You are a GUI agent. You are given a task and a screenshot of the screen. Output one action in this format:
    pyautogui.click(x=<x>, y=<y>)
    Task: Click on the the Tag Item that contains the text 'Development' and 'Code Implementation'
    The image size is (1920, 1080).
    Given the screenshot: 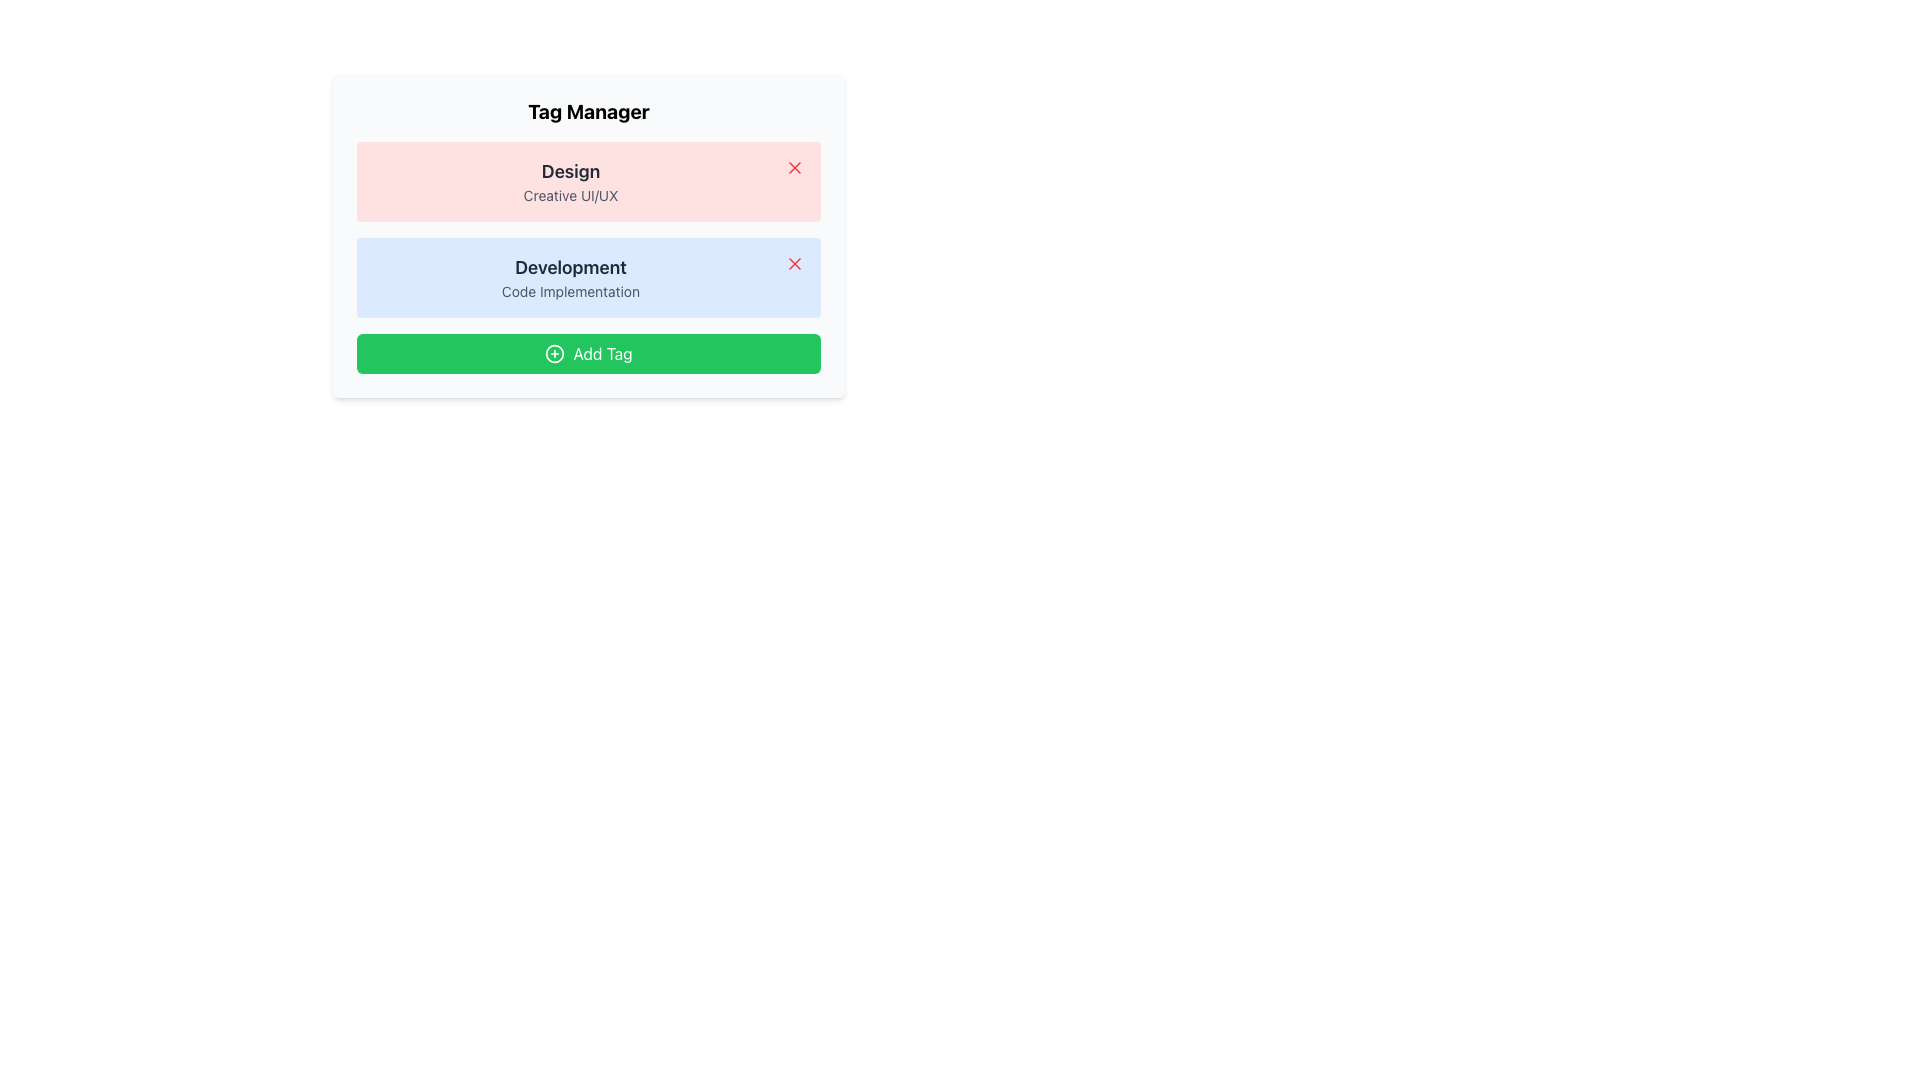 What is the action you would take?
    pyautogui.click(x=588, y=277)
    